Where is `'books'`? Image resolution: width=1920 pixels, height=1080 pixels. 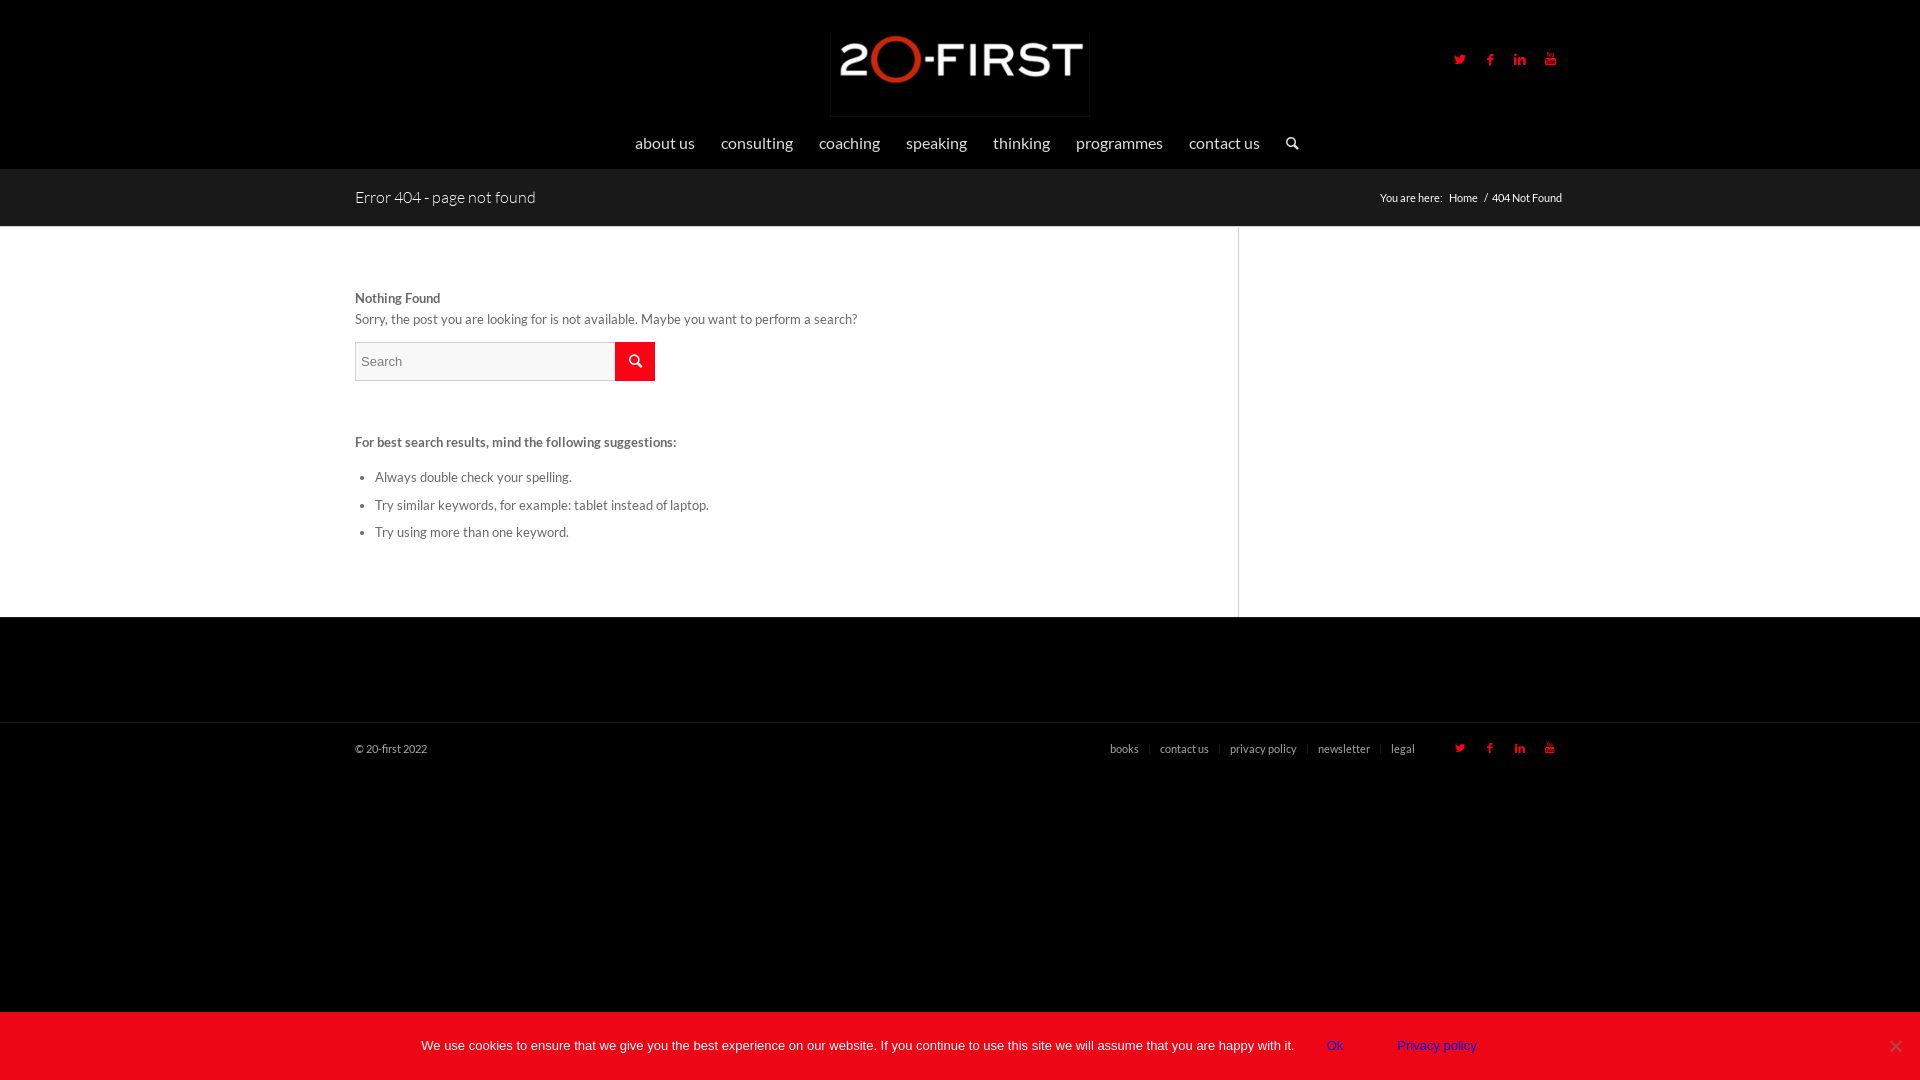 'books' is located at coordinates (1124, 748).